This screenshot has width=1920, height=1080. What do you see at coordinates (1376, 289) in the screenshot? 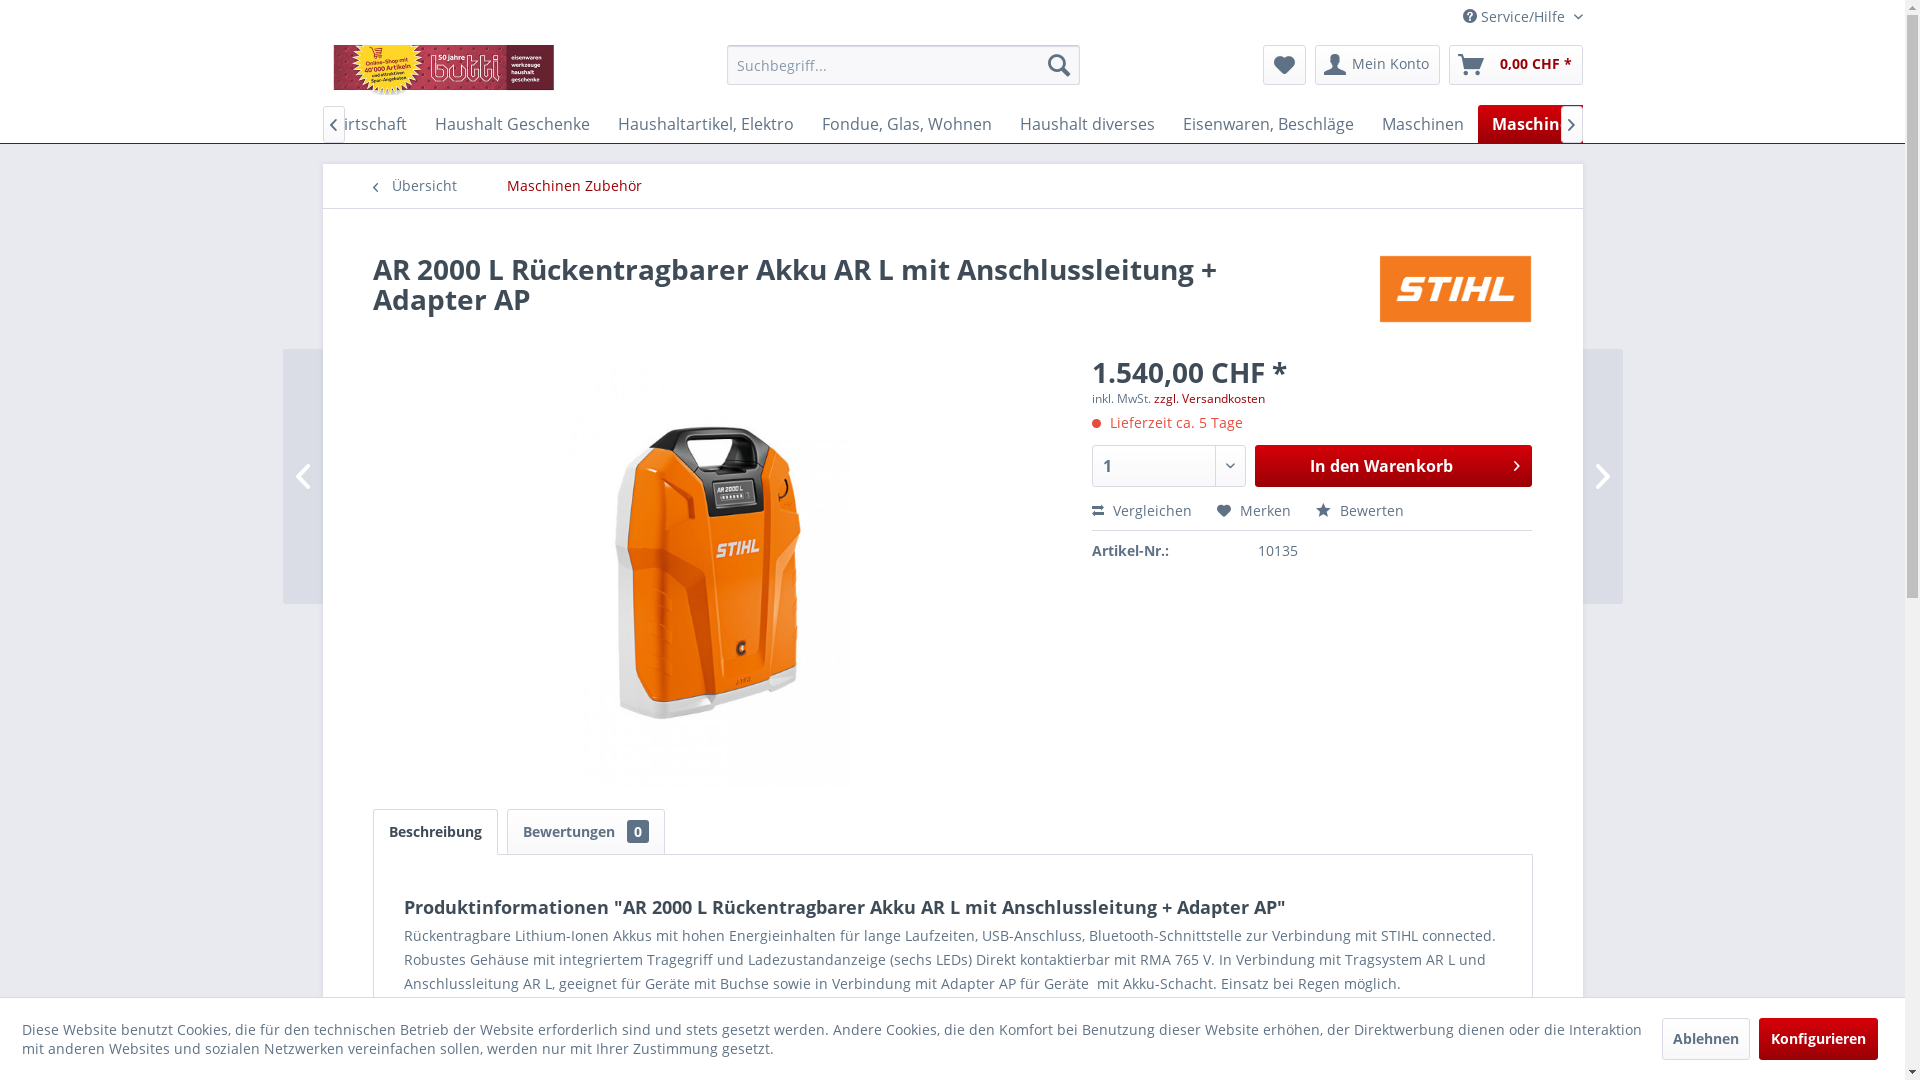
I see `'Weitere Artikel von STIHL'` at bounding box center [1376, 289].